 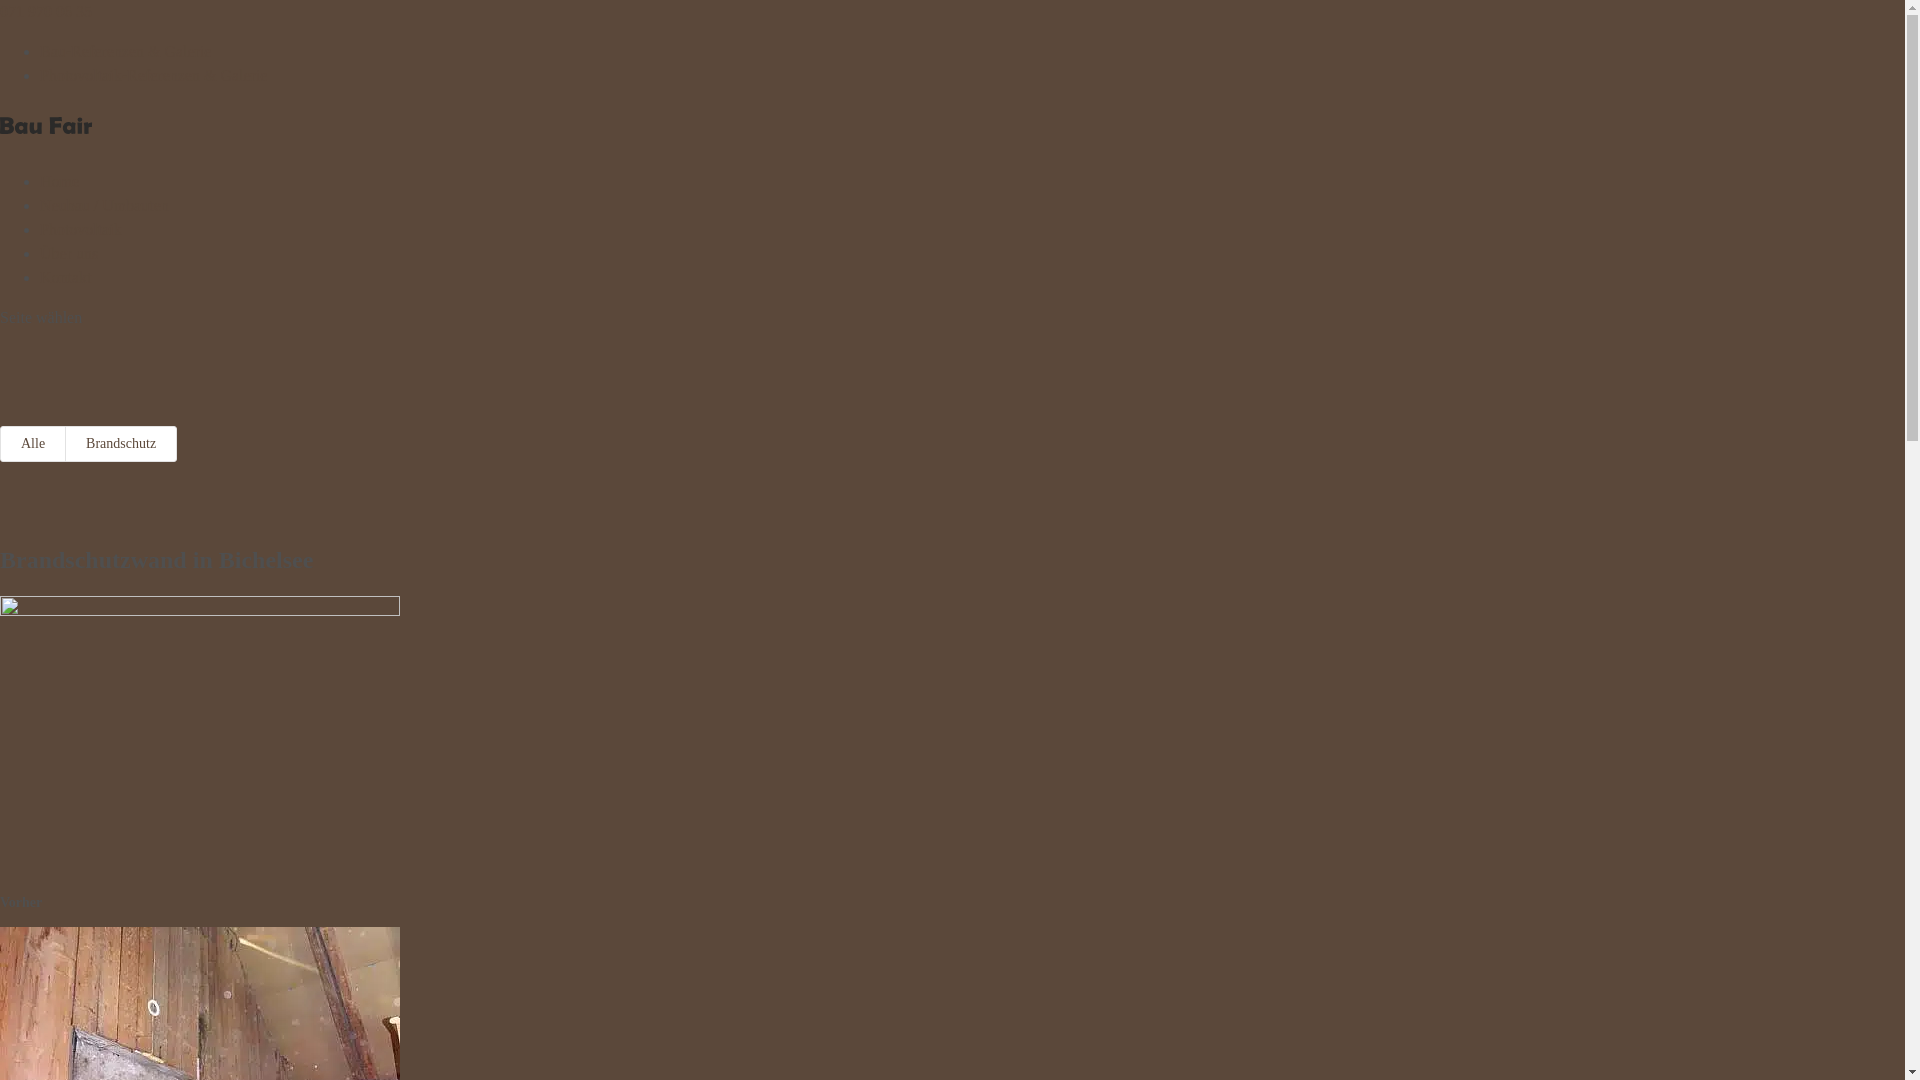 I want to click on 'Alle', so click(x=33, y=442).